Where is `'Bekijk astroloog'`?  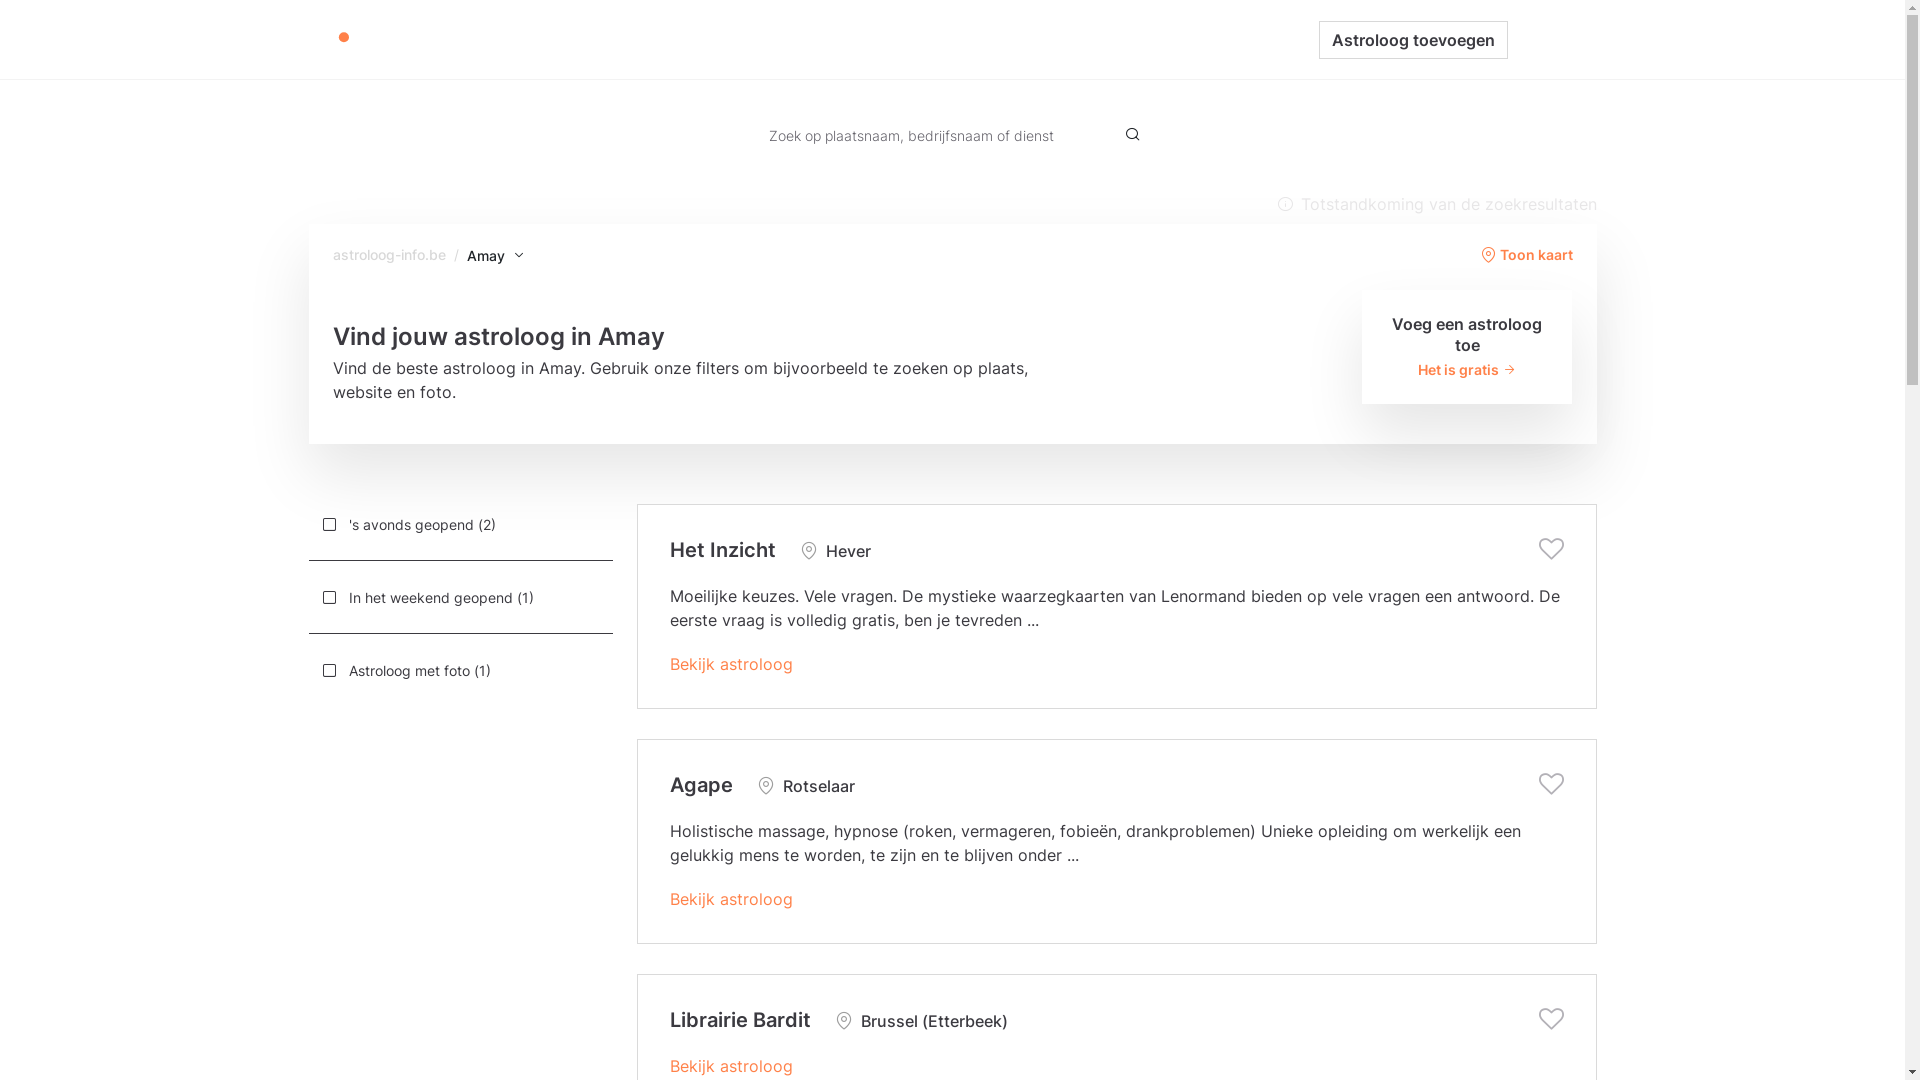
'Bekijk astroloog' is located at coordinates (730, 1064).